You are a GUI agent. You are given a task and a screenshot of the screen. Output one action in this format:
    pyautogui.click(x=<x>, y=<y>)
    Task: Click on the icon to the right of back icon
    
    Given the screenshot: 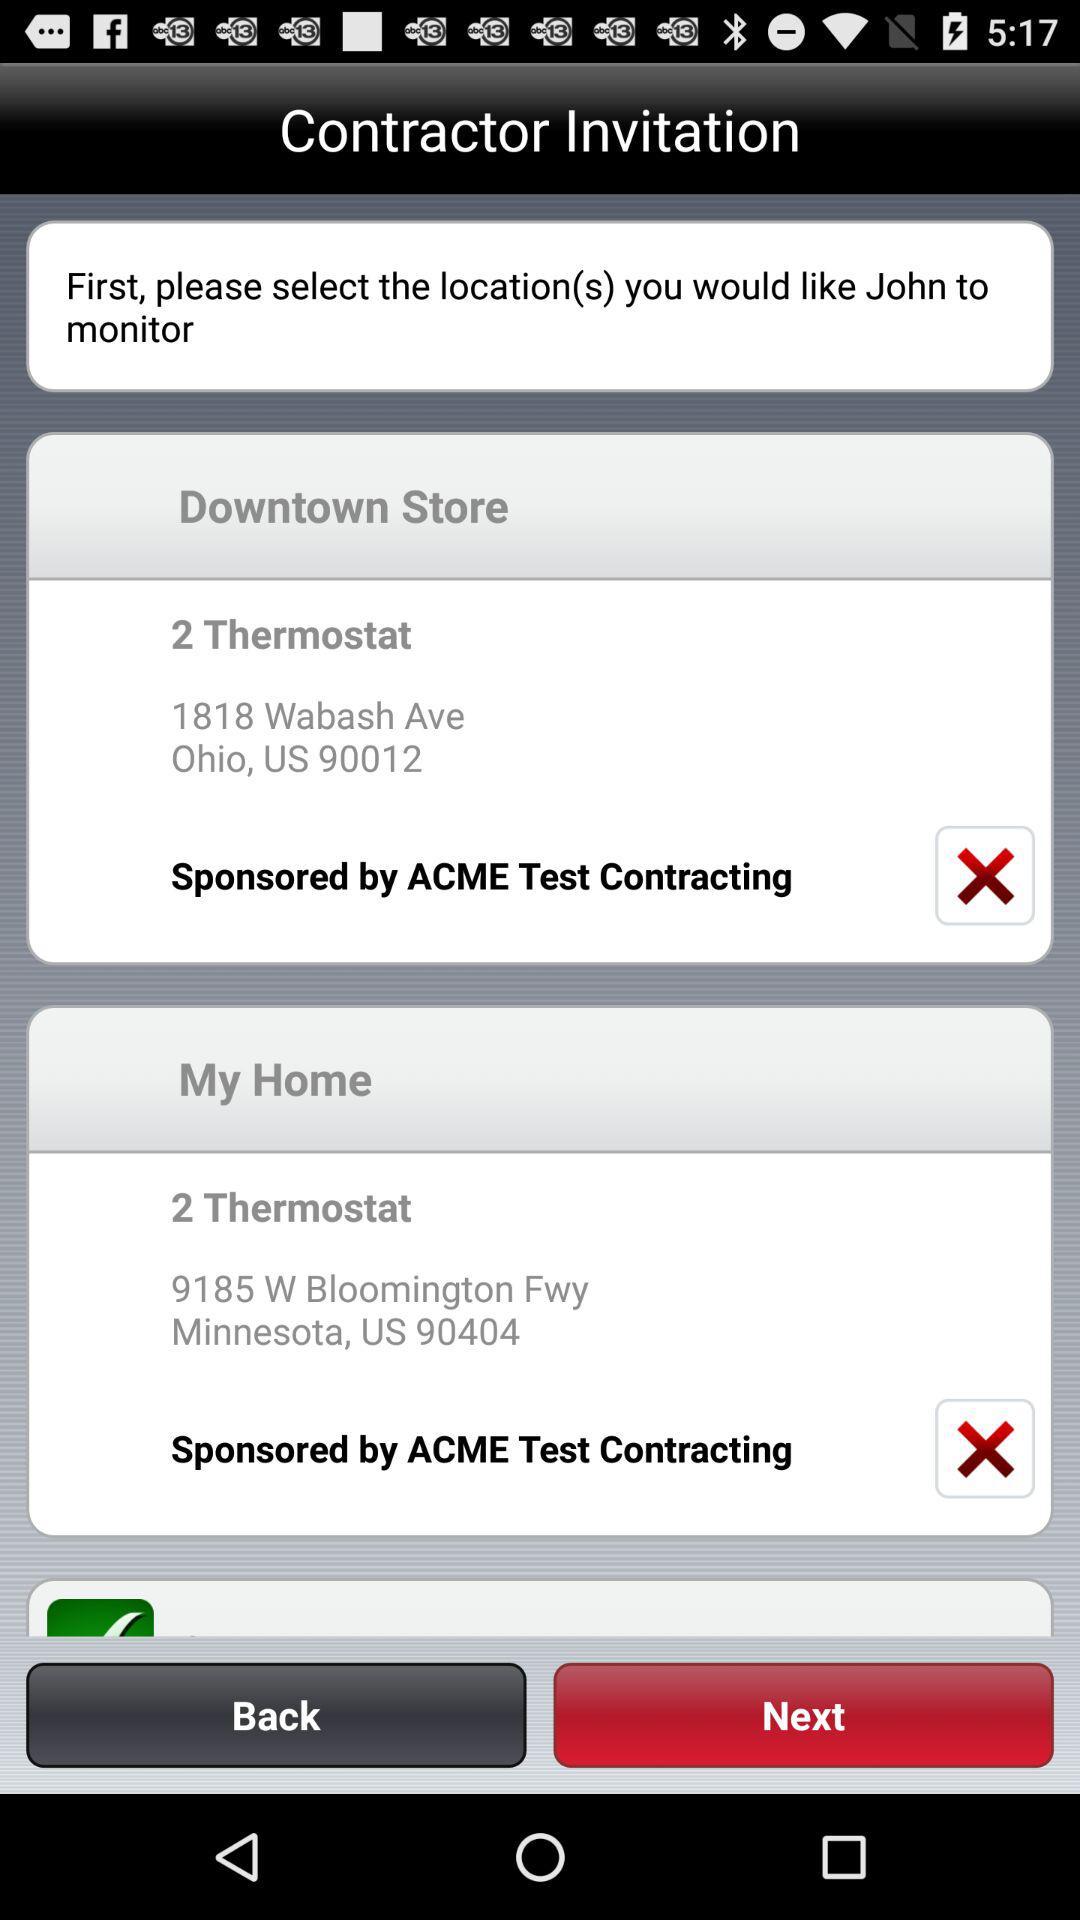 What is the action you would take?
    pyautogui.click(x=802, y=1714)
    